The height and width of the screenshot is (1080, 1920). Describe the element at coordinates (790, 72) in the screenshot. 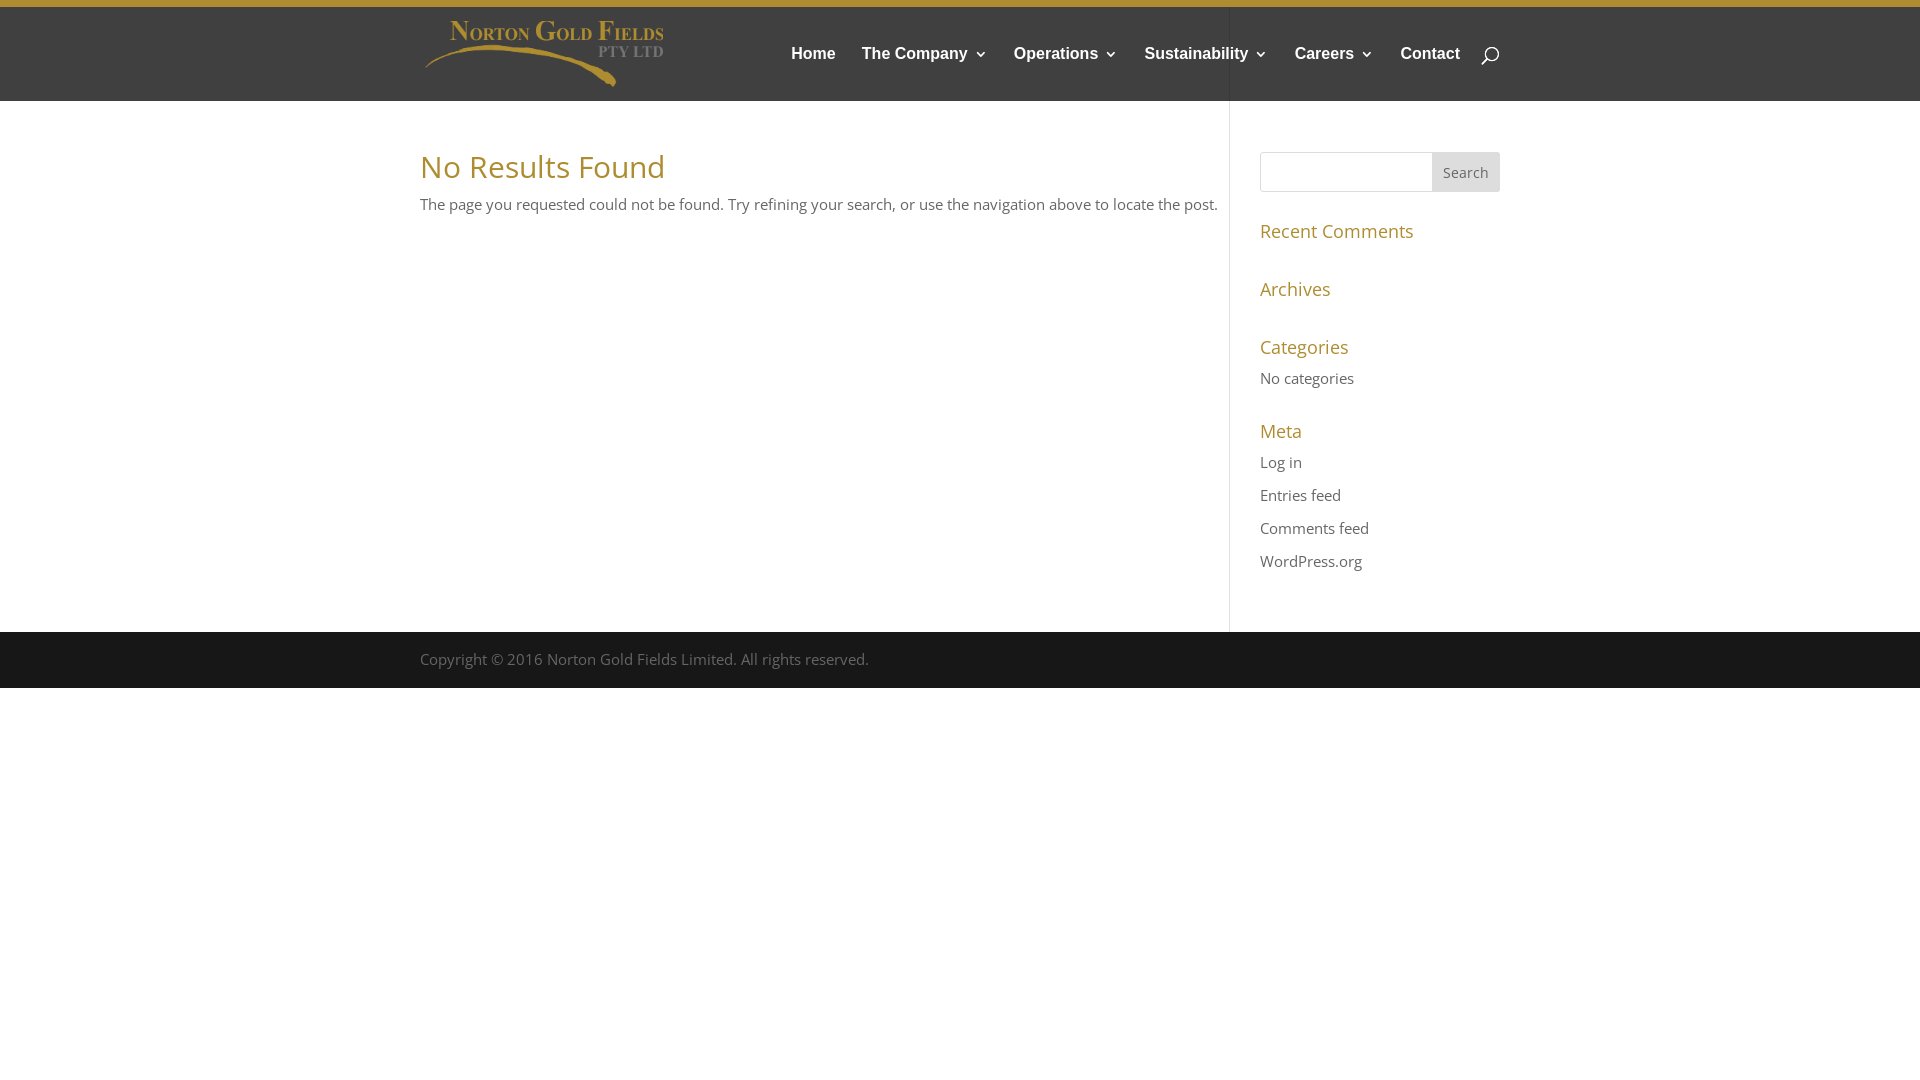

I see `'Home'` at that location.